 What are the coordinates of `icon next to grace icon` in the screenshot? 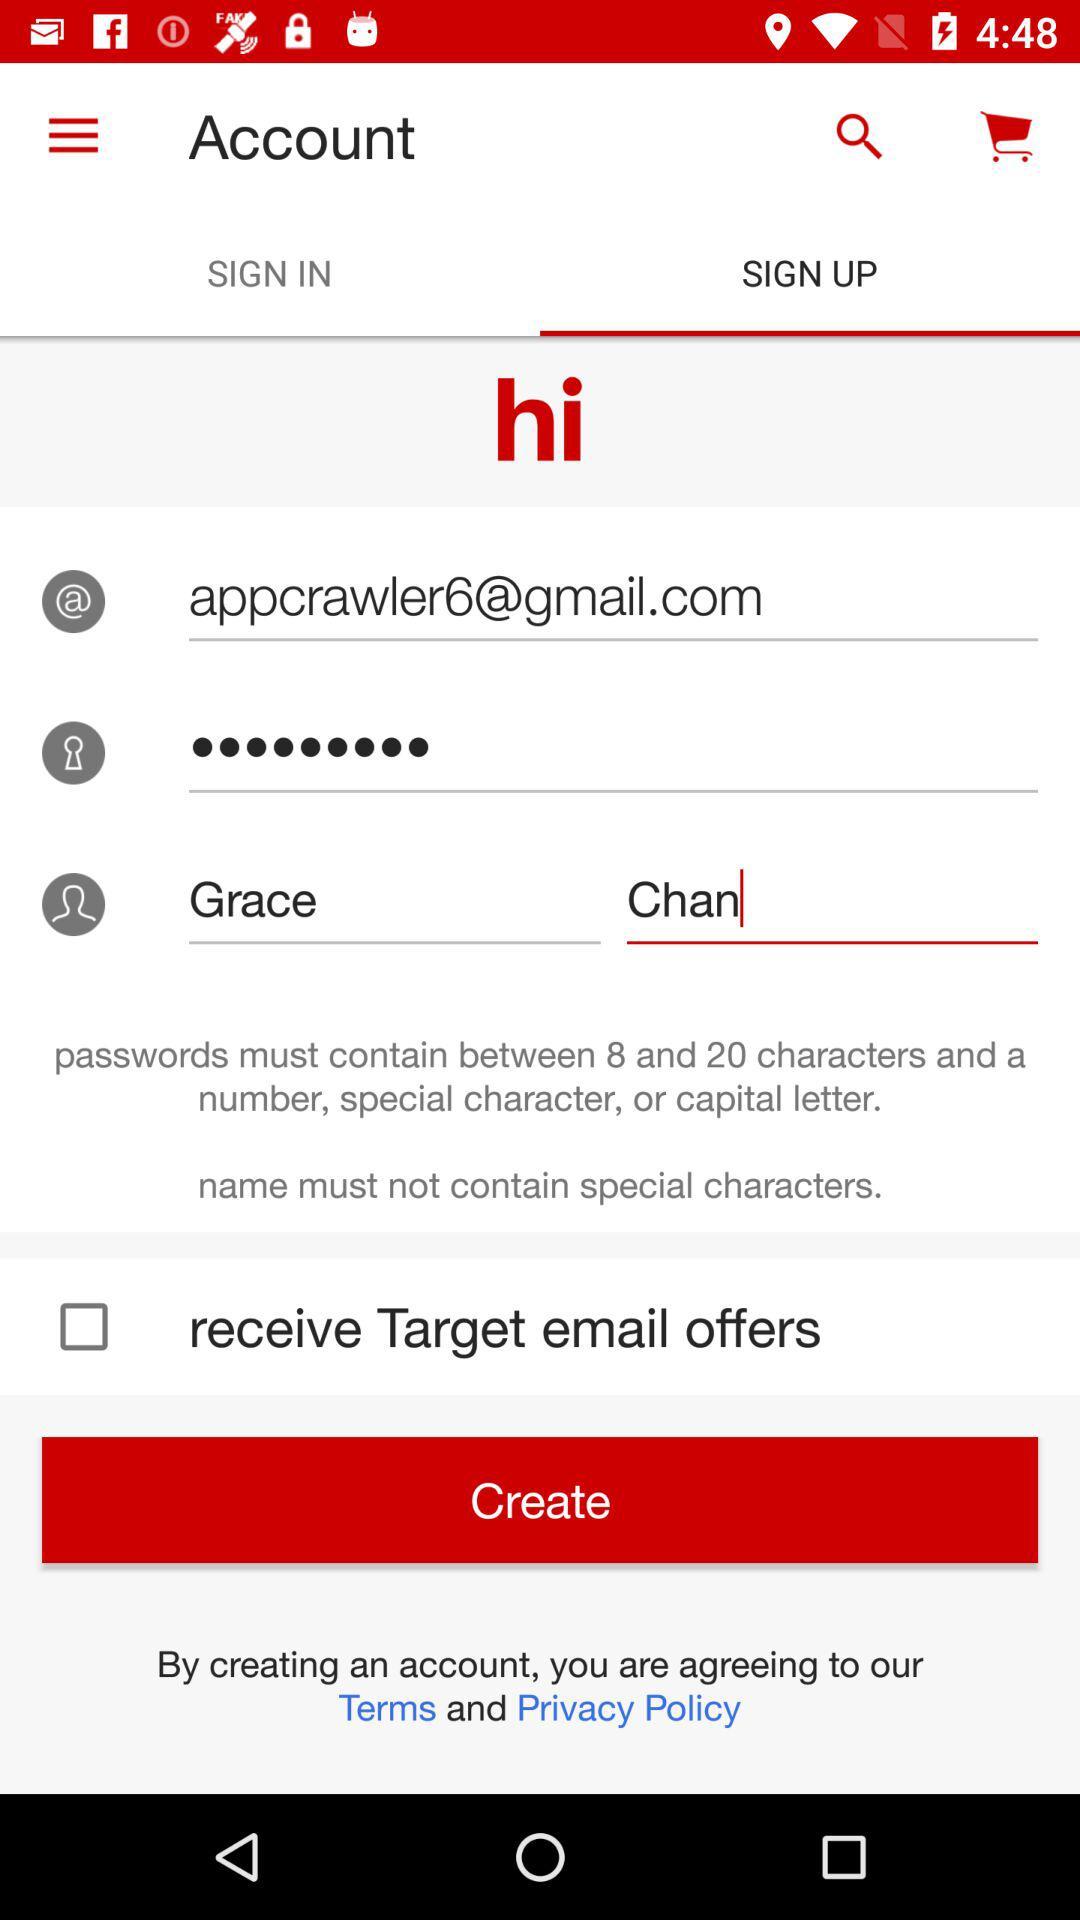 It's located at (832, 897).